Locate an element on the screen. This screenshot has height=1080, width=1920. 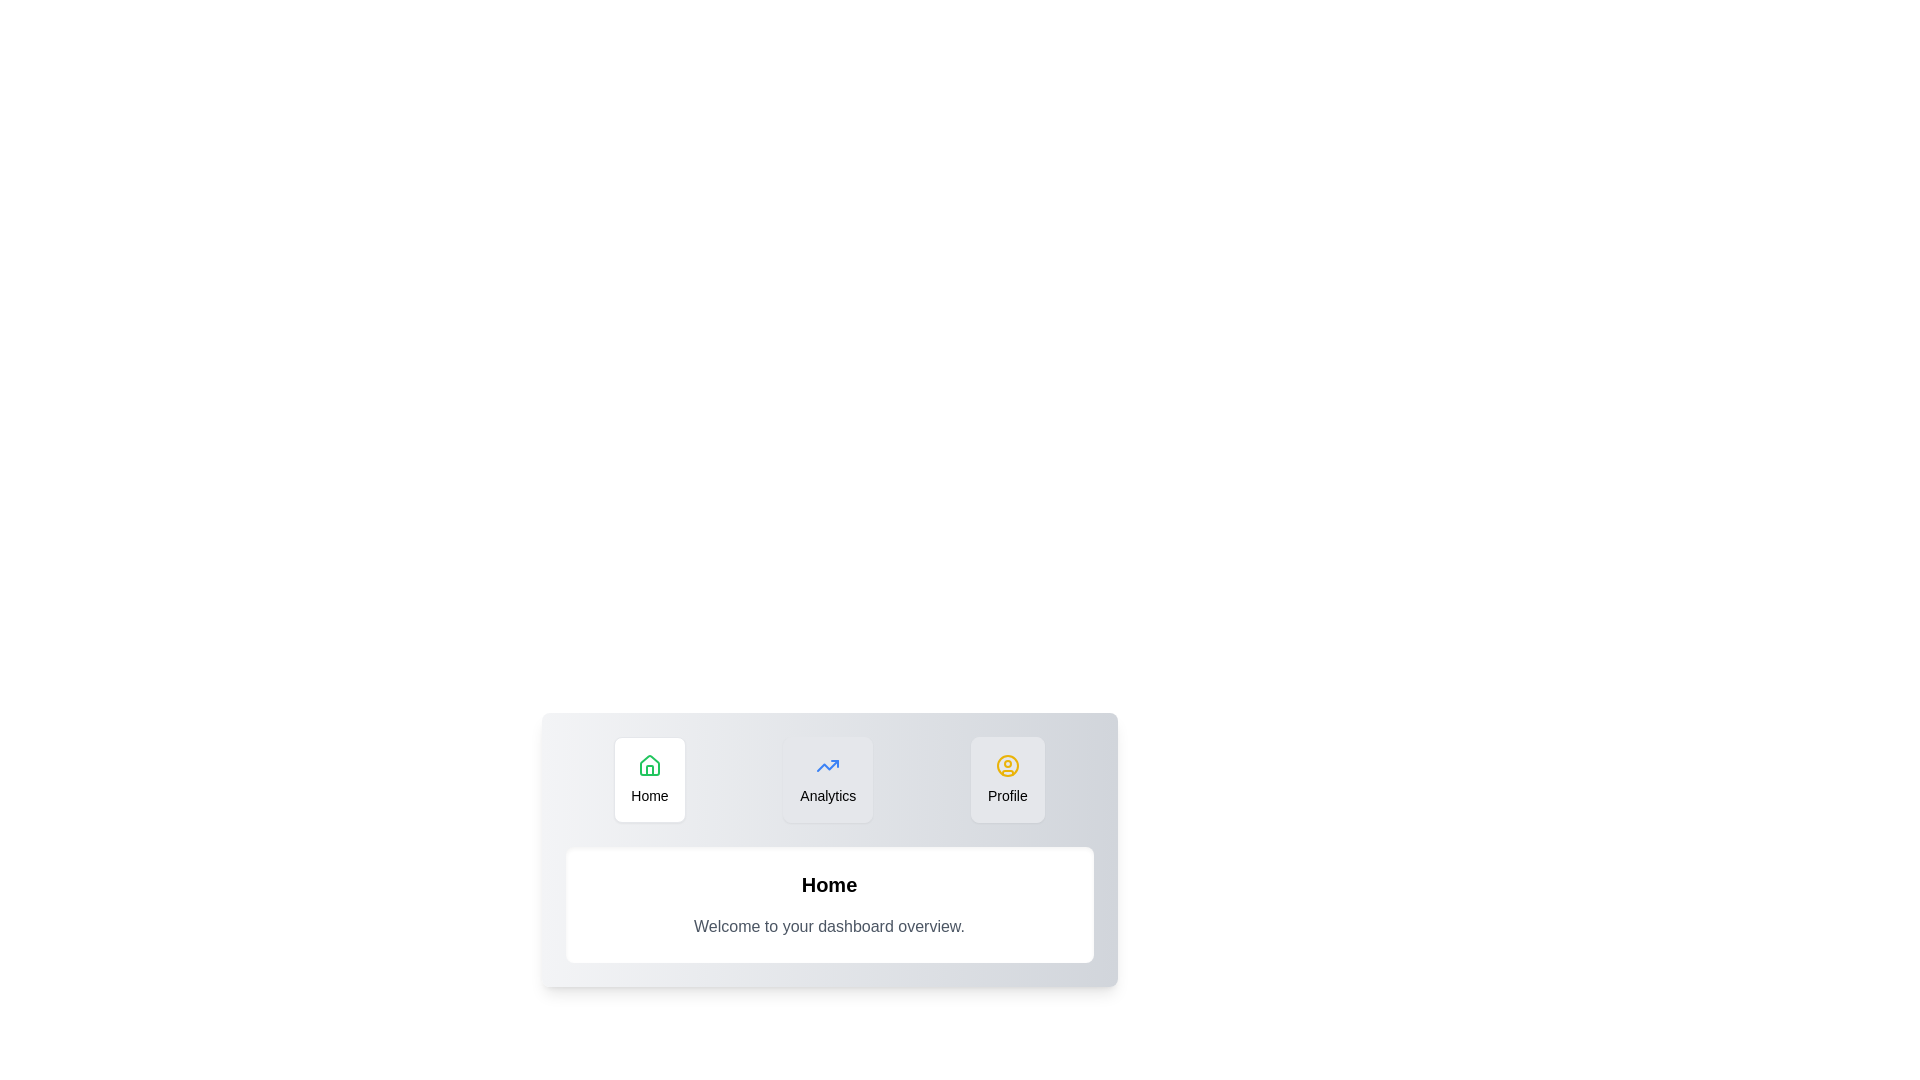
the Analytics tab by clicking on its button is located at coordinates (828, 778).